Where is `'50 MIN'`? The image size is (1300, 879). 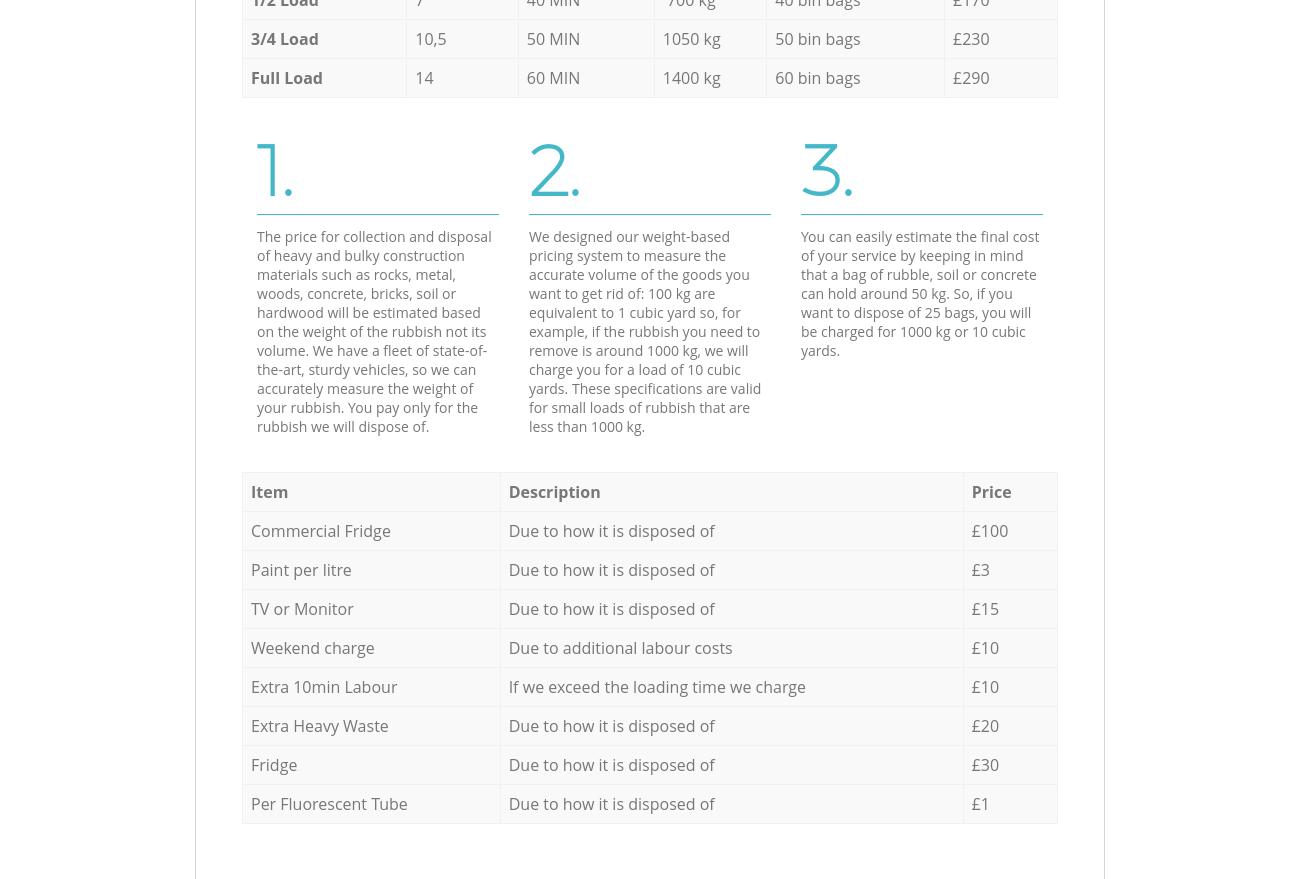
'50 MIN' is located at coordinates (552, 38).